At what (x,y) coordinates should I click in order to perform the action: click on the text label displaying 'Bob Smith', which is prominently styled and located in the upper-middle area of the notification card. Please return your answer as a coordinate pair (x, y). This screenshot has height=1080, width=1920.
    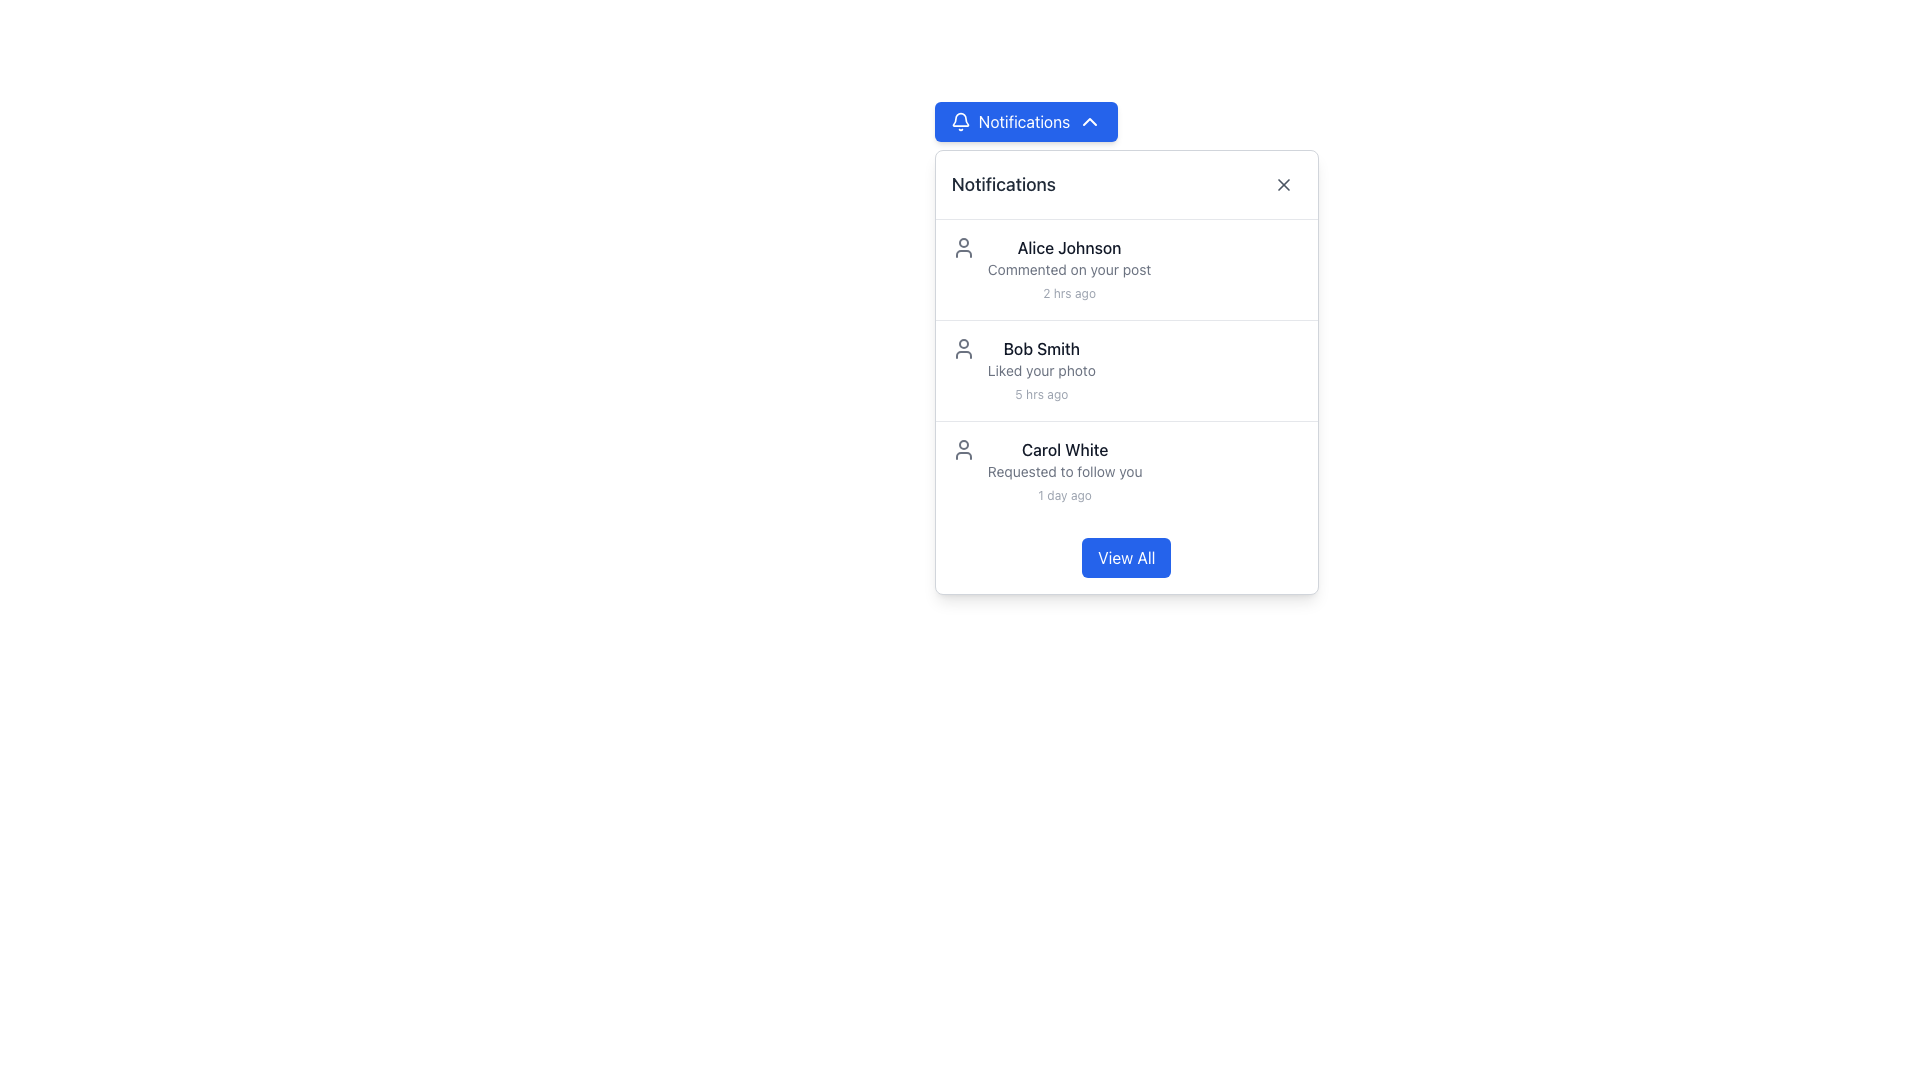
    Looking at the image, I should click on (1040, 347).